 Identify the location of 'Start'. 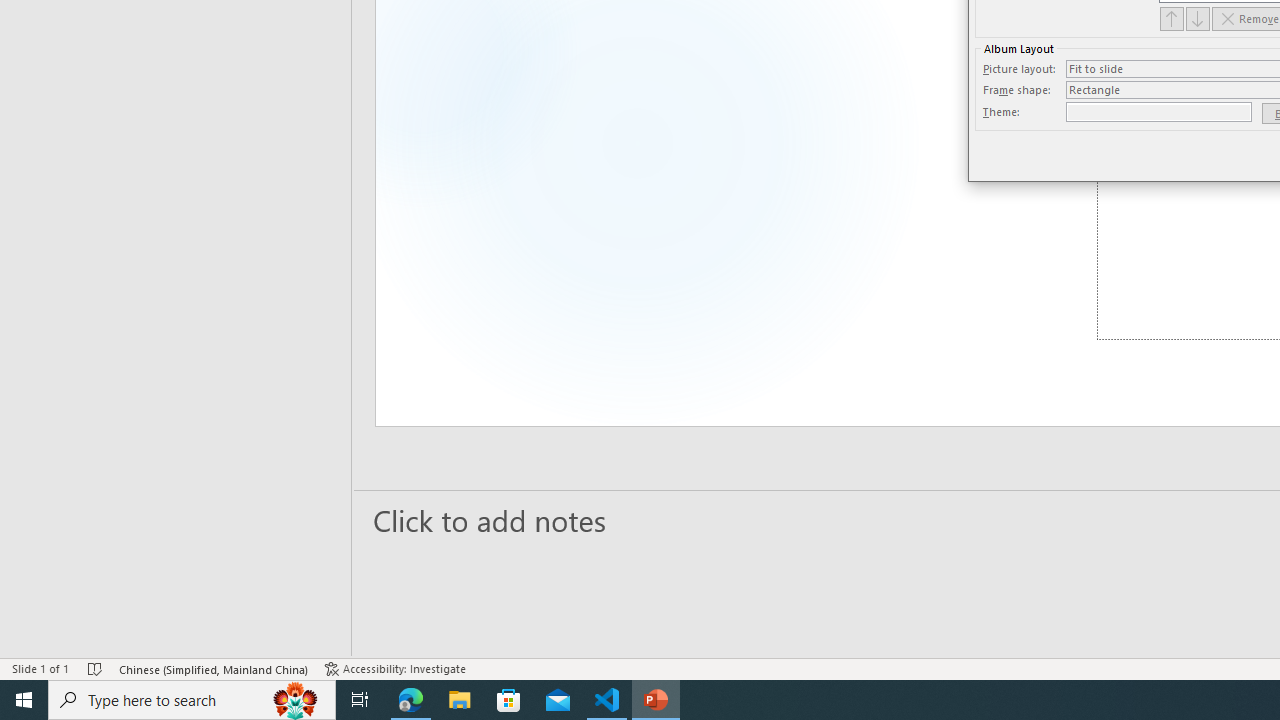
(24, 698).